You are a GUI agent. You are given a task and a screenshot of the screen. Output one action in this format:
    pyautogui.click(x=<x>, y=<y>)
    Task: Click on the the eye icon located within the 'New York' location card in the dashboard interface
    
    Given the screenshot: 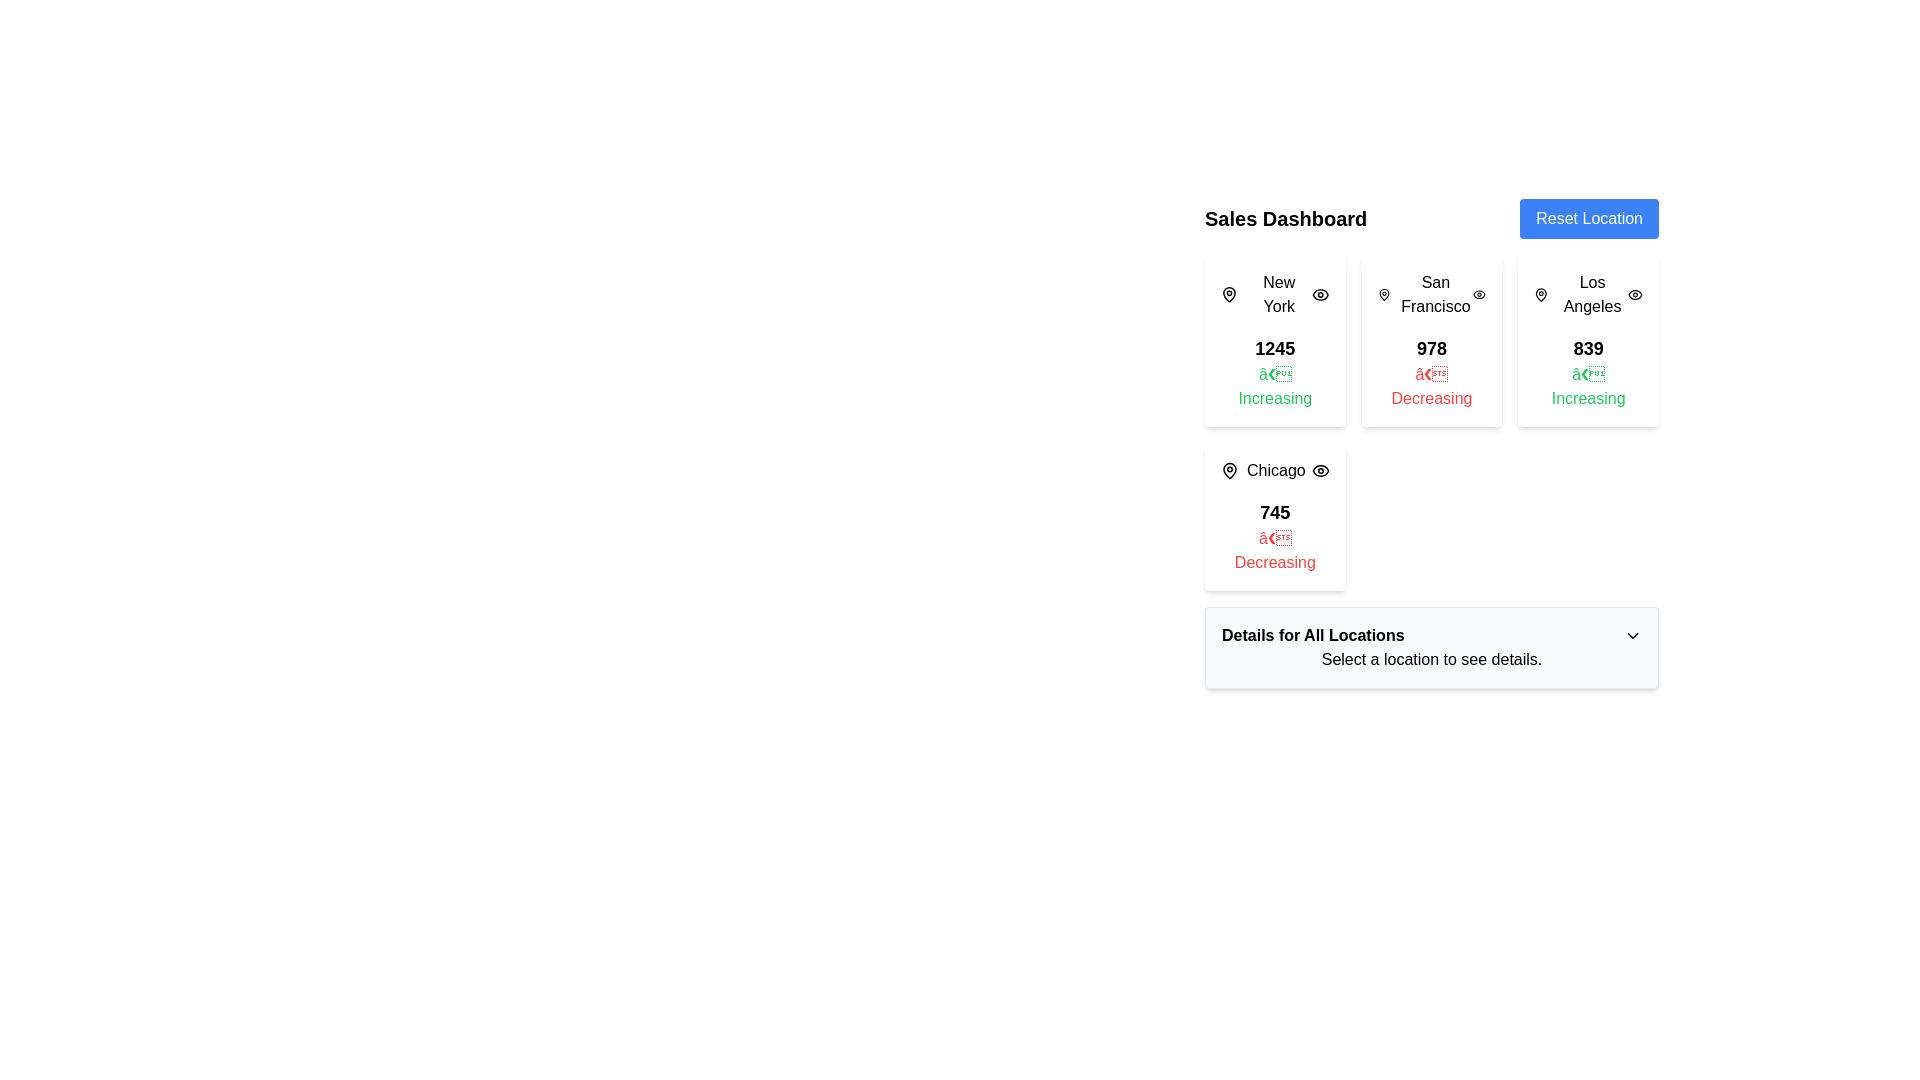 What is the action you would take?
    pyautogui.click(x=1320, y=294)
    